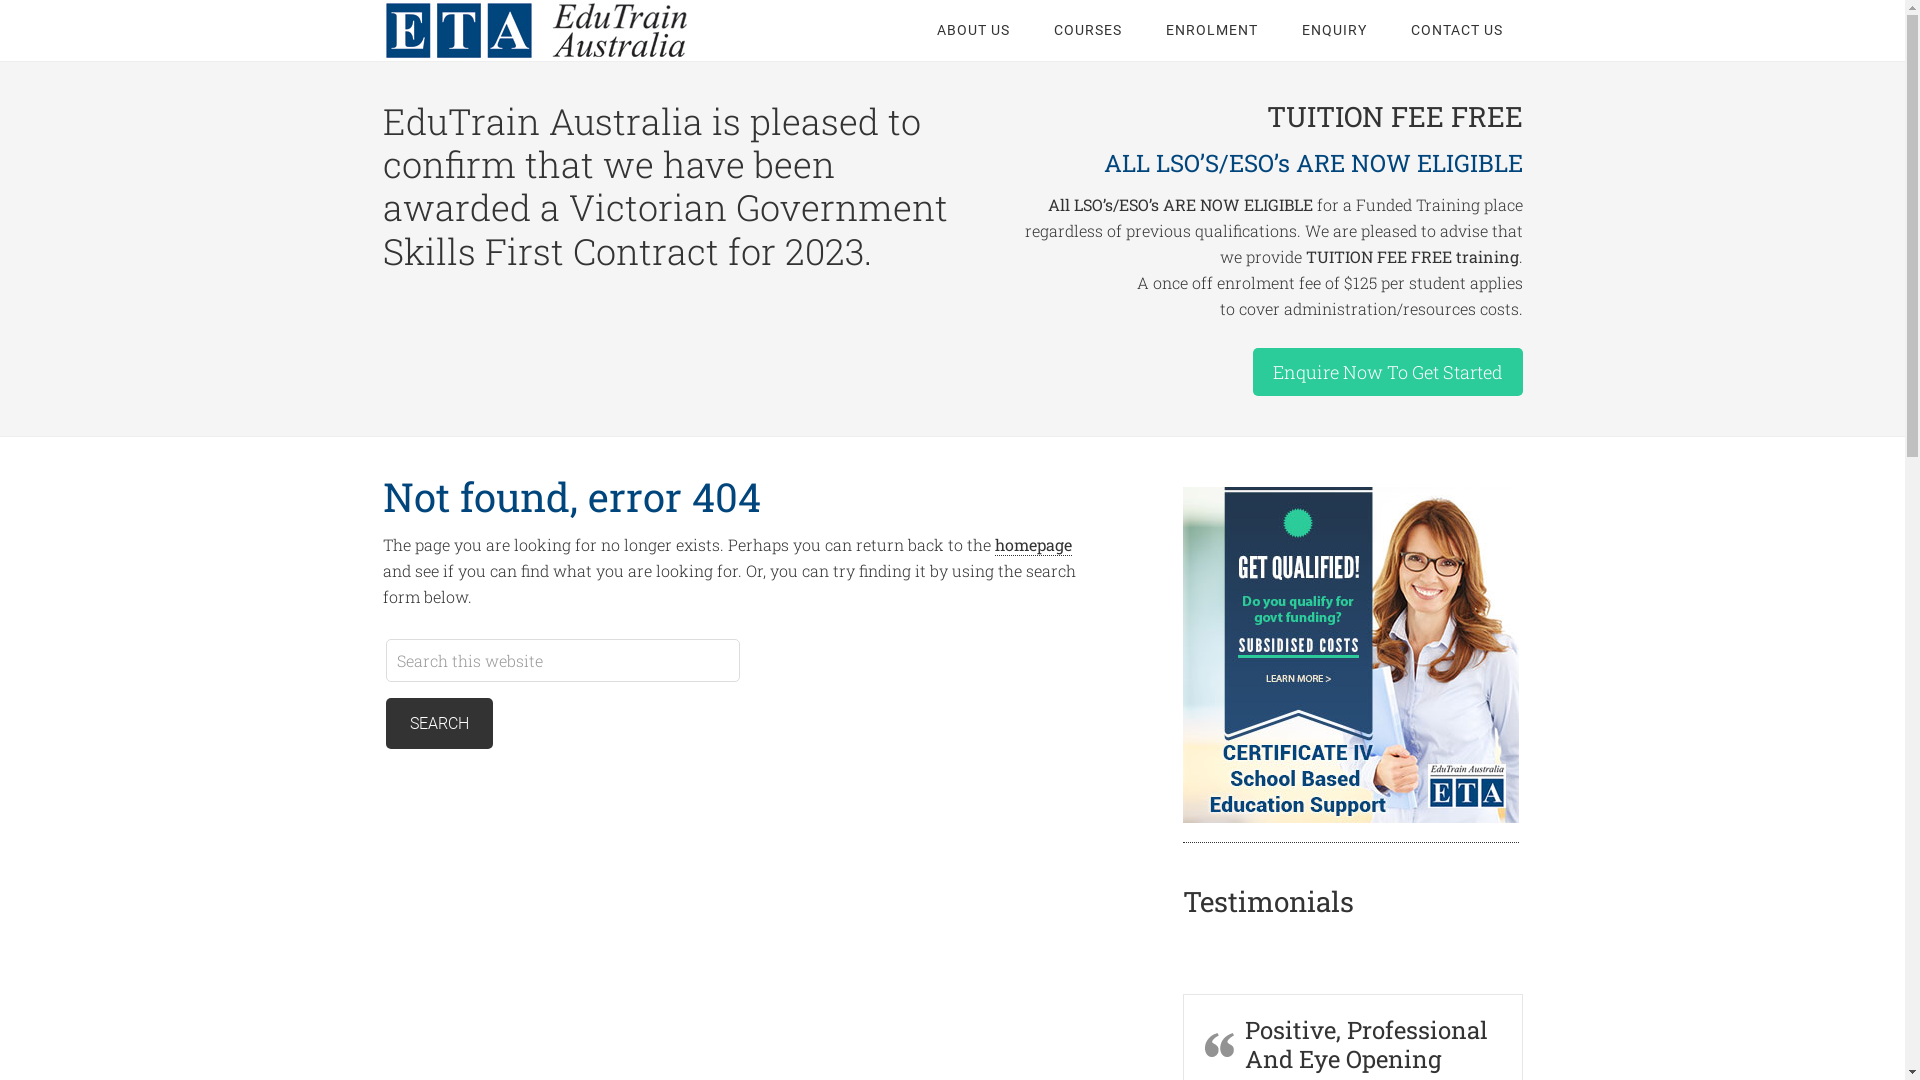 This screenshot has width=1920, height=1080. Describe the element at coordinates (1087, 30) in the screenshot. I see `'COURSES'` at that location.